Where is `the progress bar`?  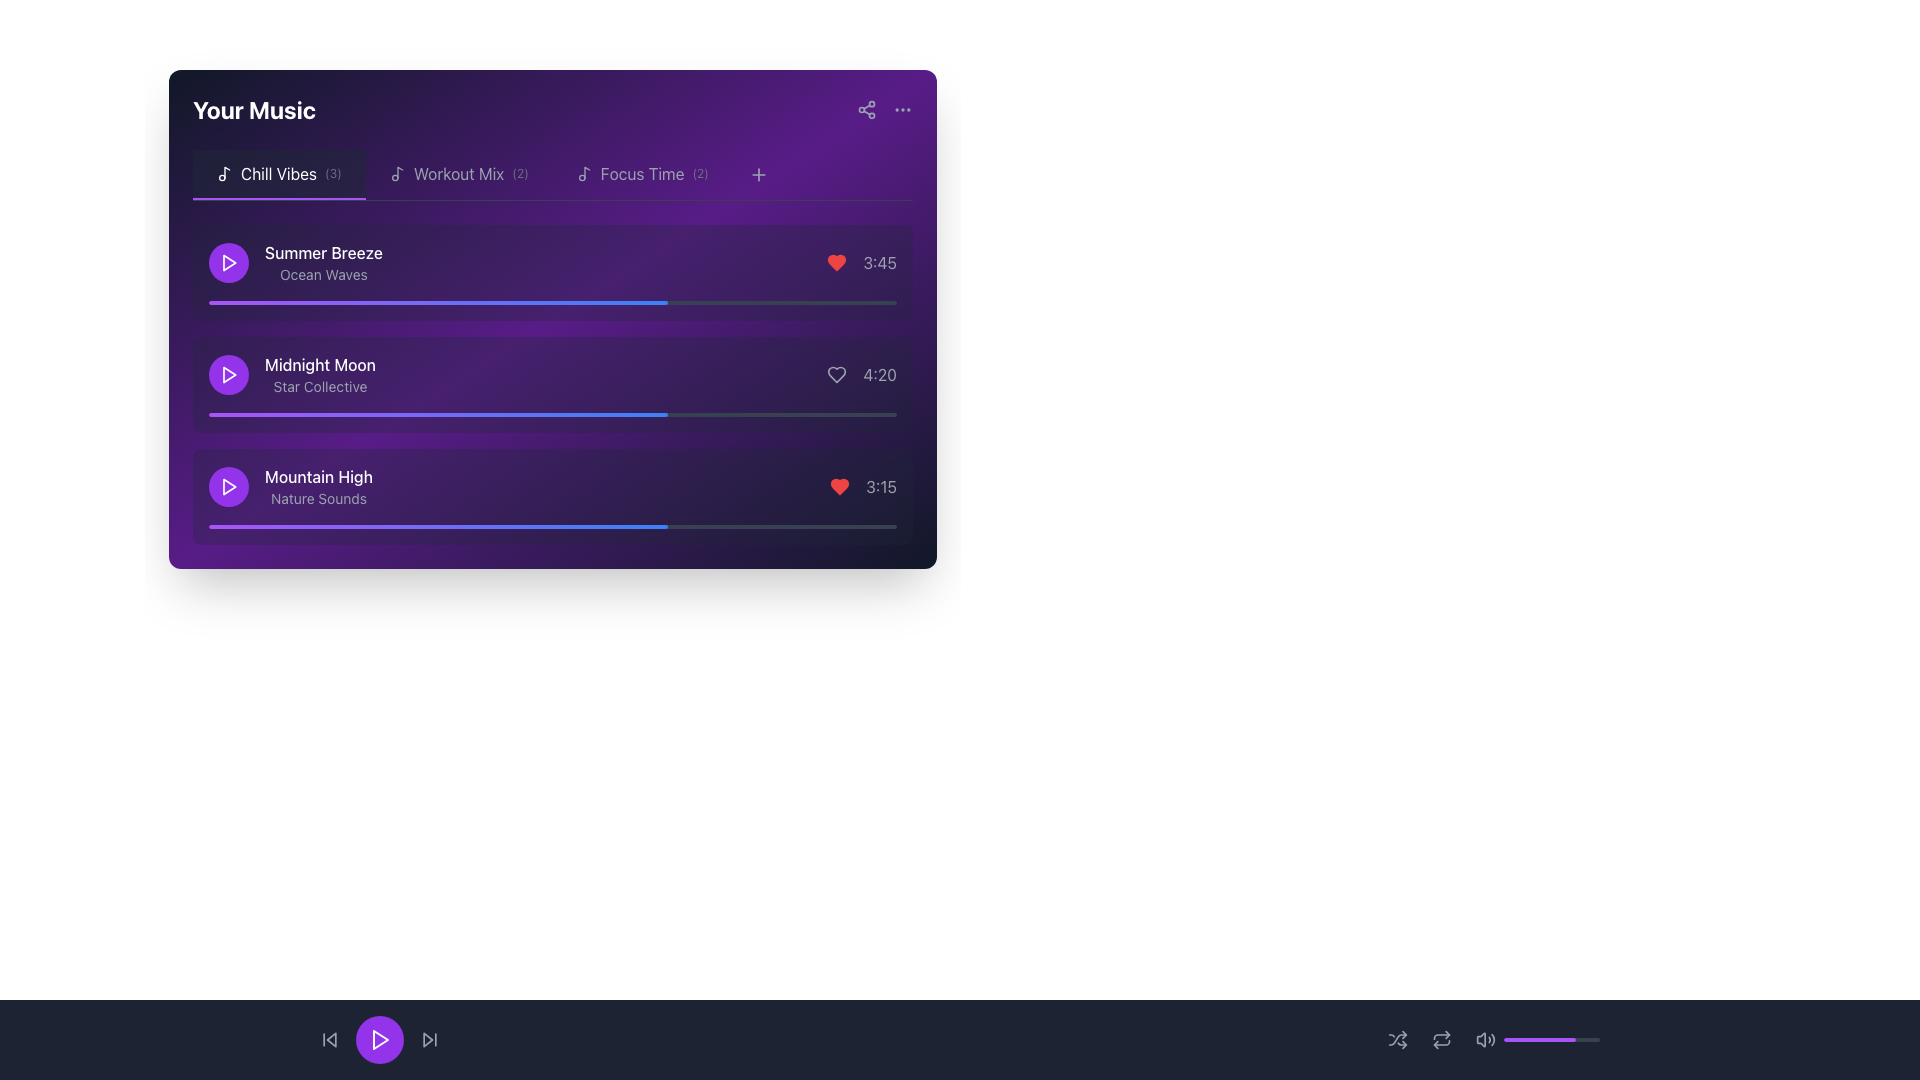 the progress bar is located at coordinates (484, 414).